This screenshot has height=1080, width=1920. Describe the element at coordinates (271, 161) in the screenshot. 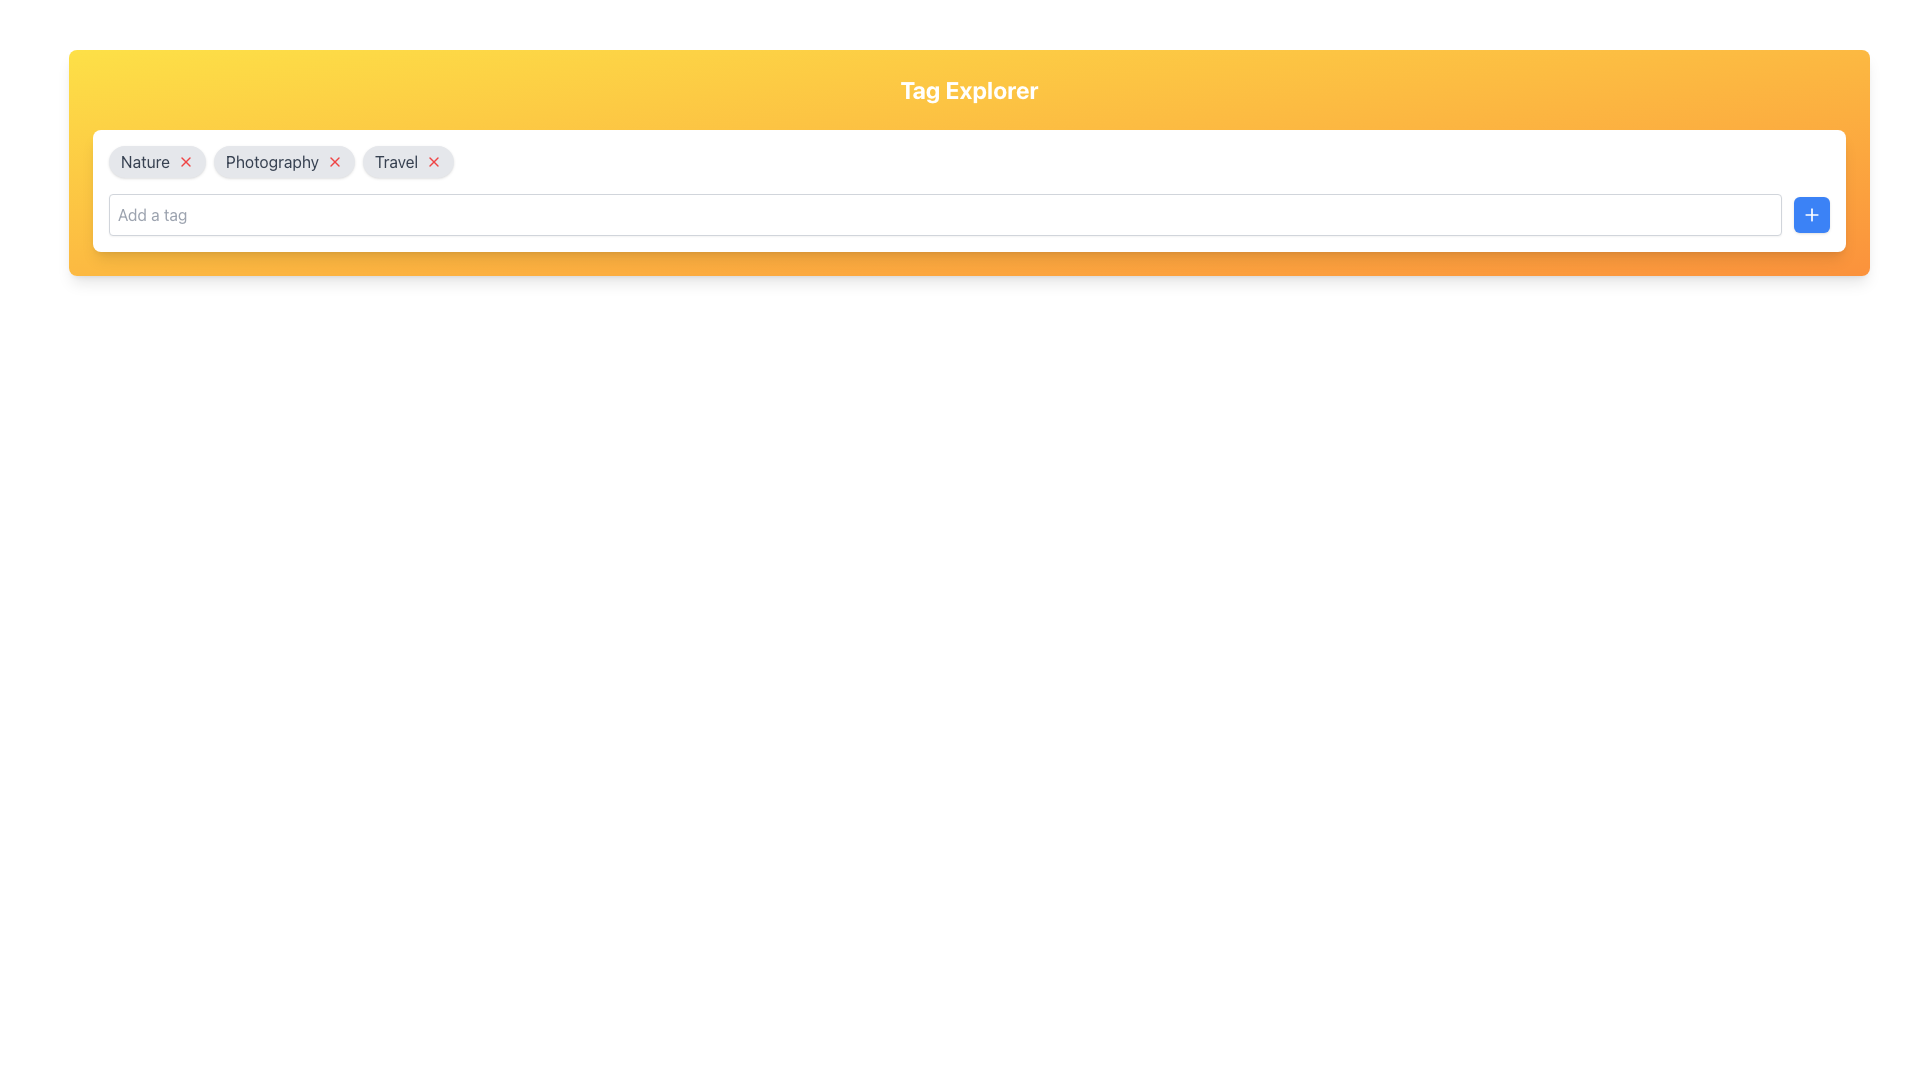

I see `text 'Photography' displayed in bold within the light gray rounded rectangular button, which is the main text content of the second tag button` at that location.